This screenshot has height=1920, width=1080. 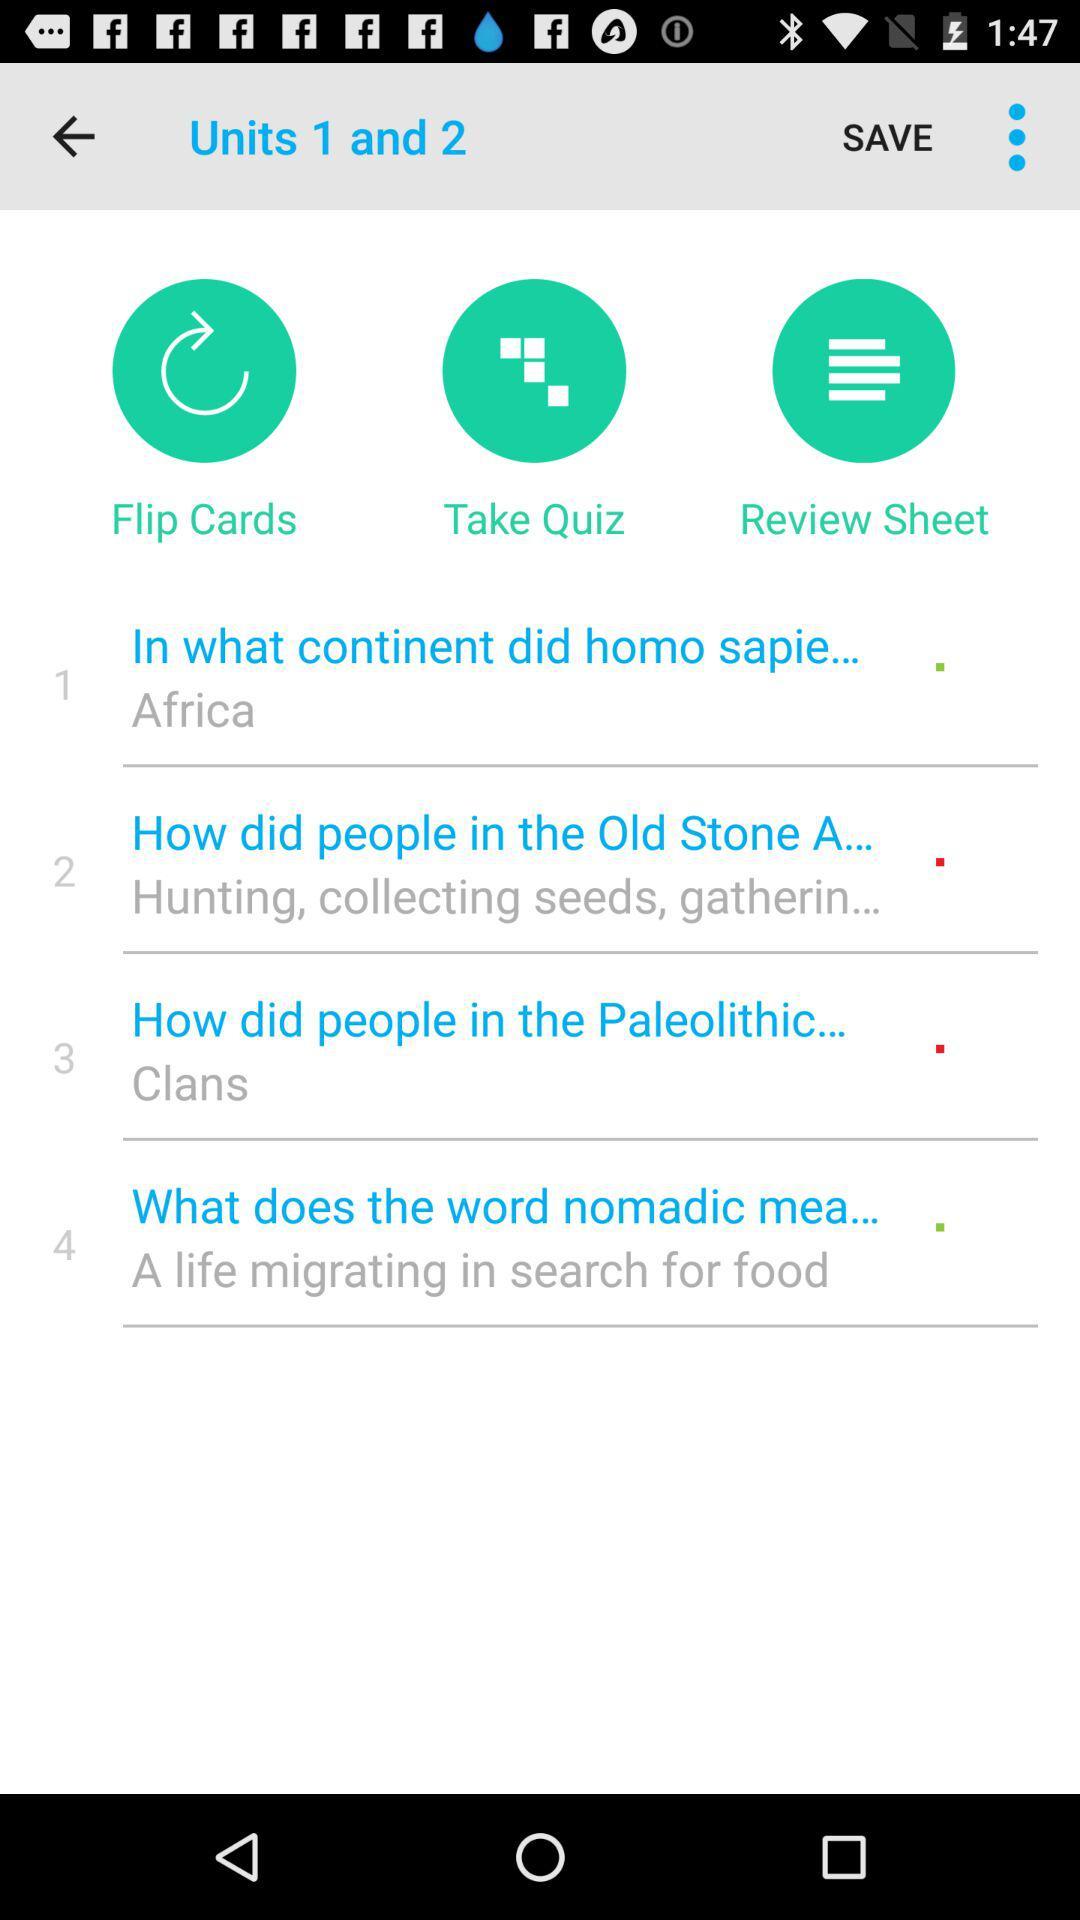 What do you see at coordinates (1017, 135) in the screenshot?
I see `item next to the save` at bounding box center [1017, 135].